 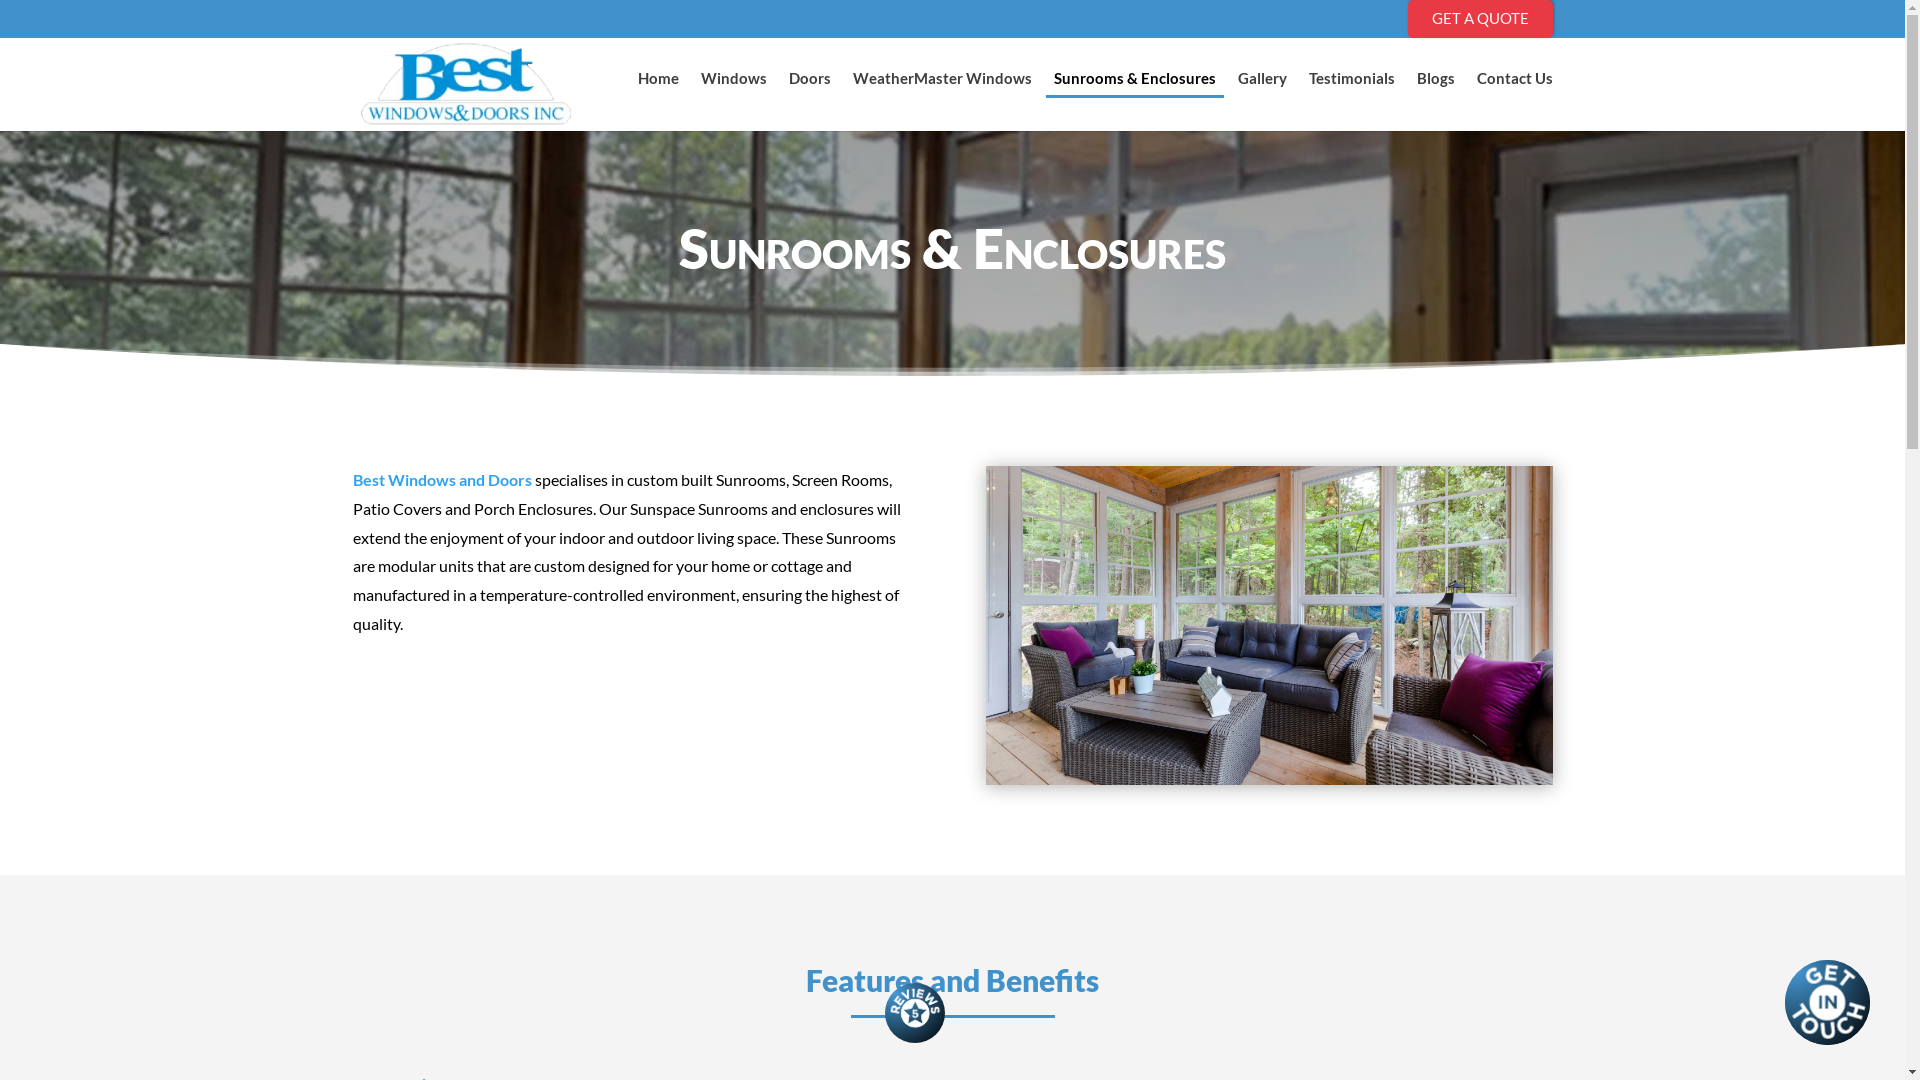 What do you see at coordinates (732, 94) in the screenshot?
I see `'Windows'` at bounding box center [732, 94].